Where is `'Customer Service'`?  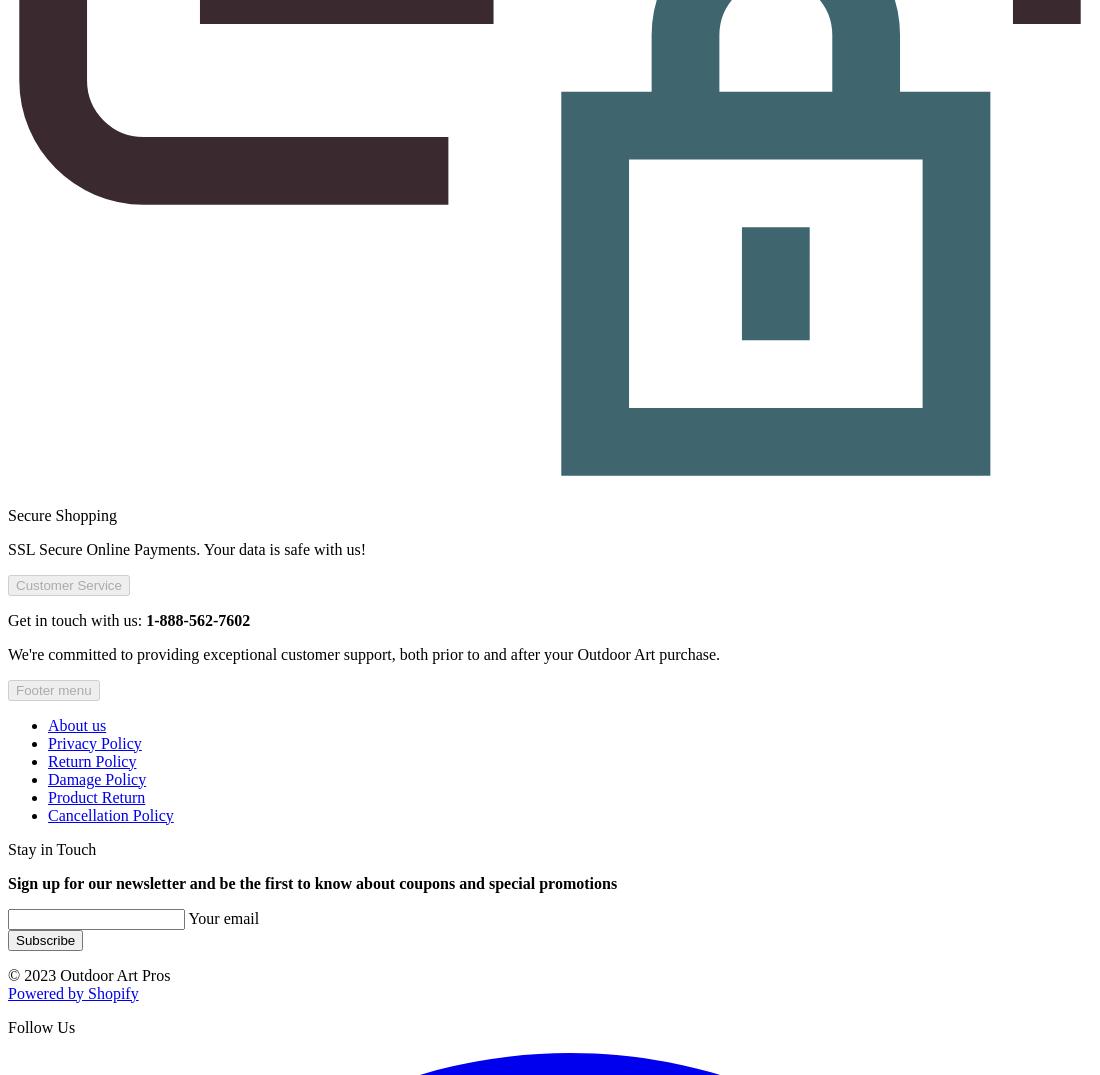 'Customer Service' is located at coordinates (67, 584).